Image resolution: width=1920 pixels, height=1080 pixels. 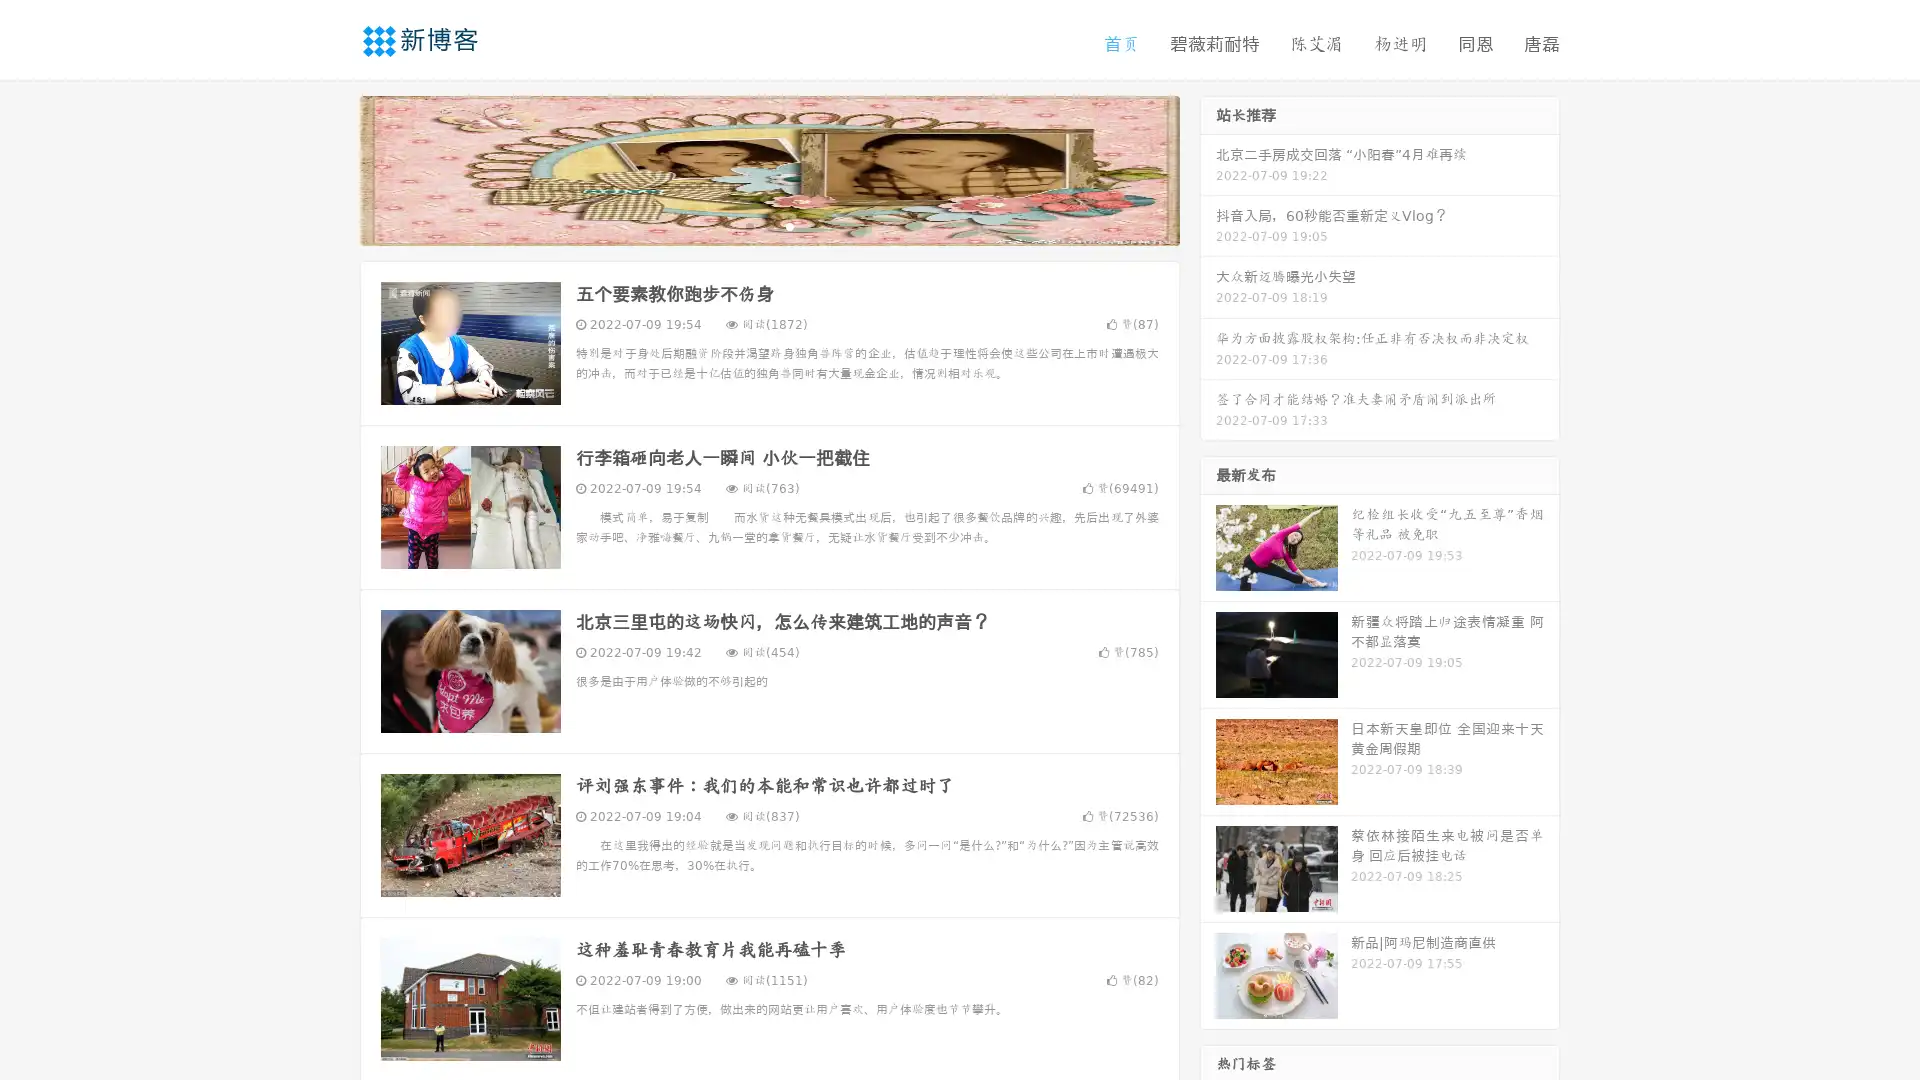 What do you see at coordinates (748, 225) in the screenshot?
I see `Go to slide 1` at bounding box center [748, 225].